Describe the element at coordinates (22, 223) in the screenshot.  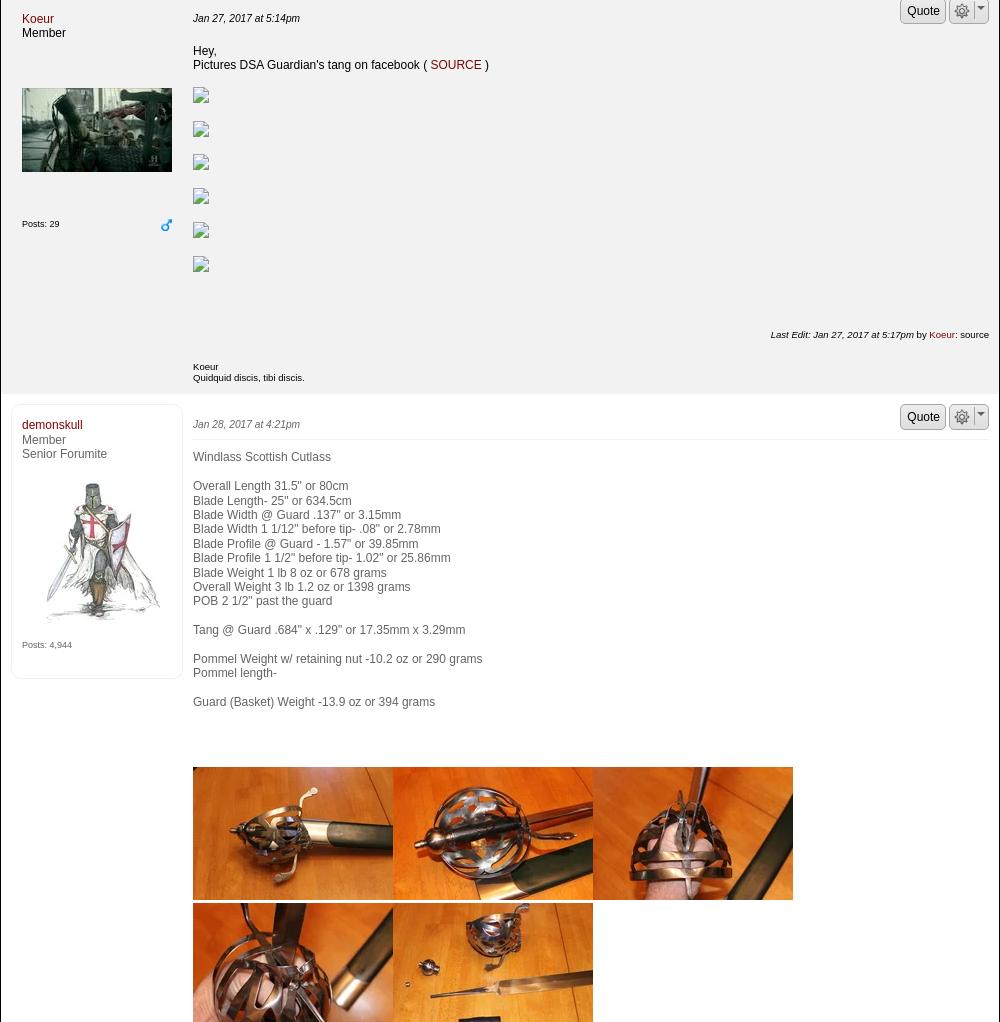
I see `'Posts: 29'` at that location.